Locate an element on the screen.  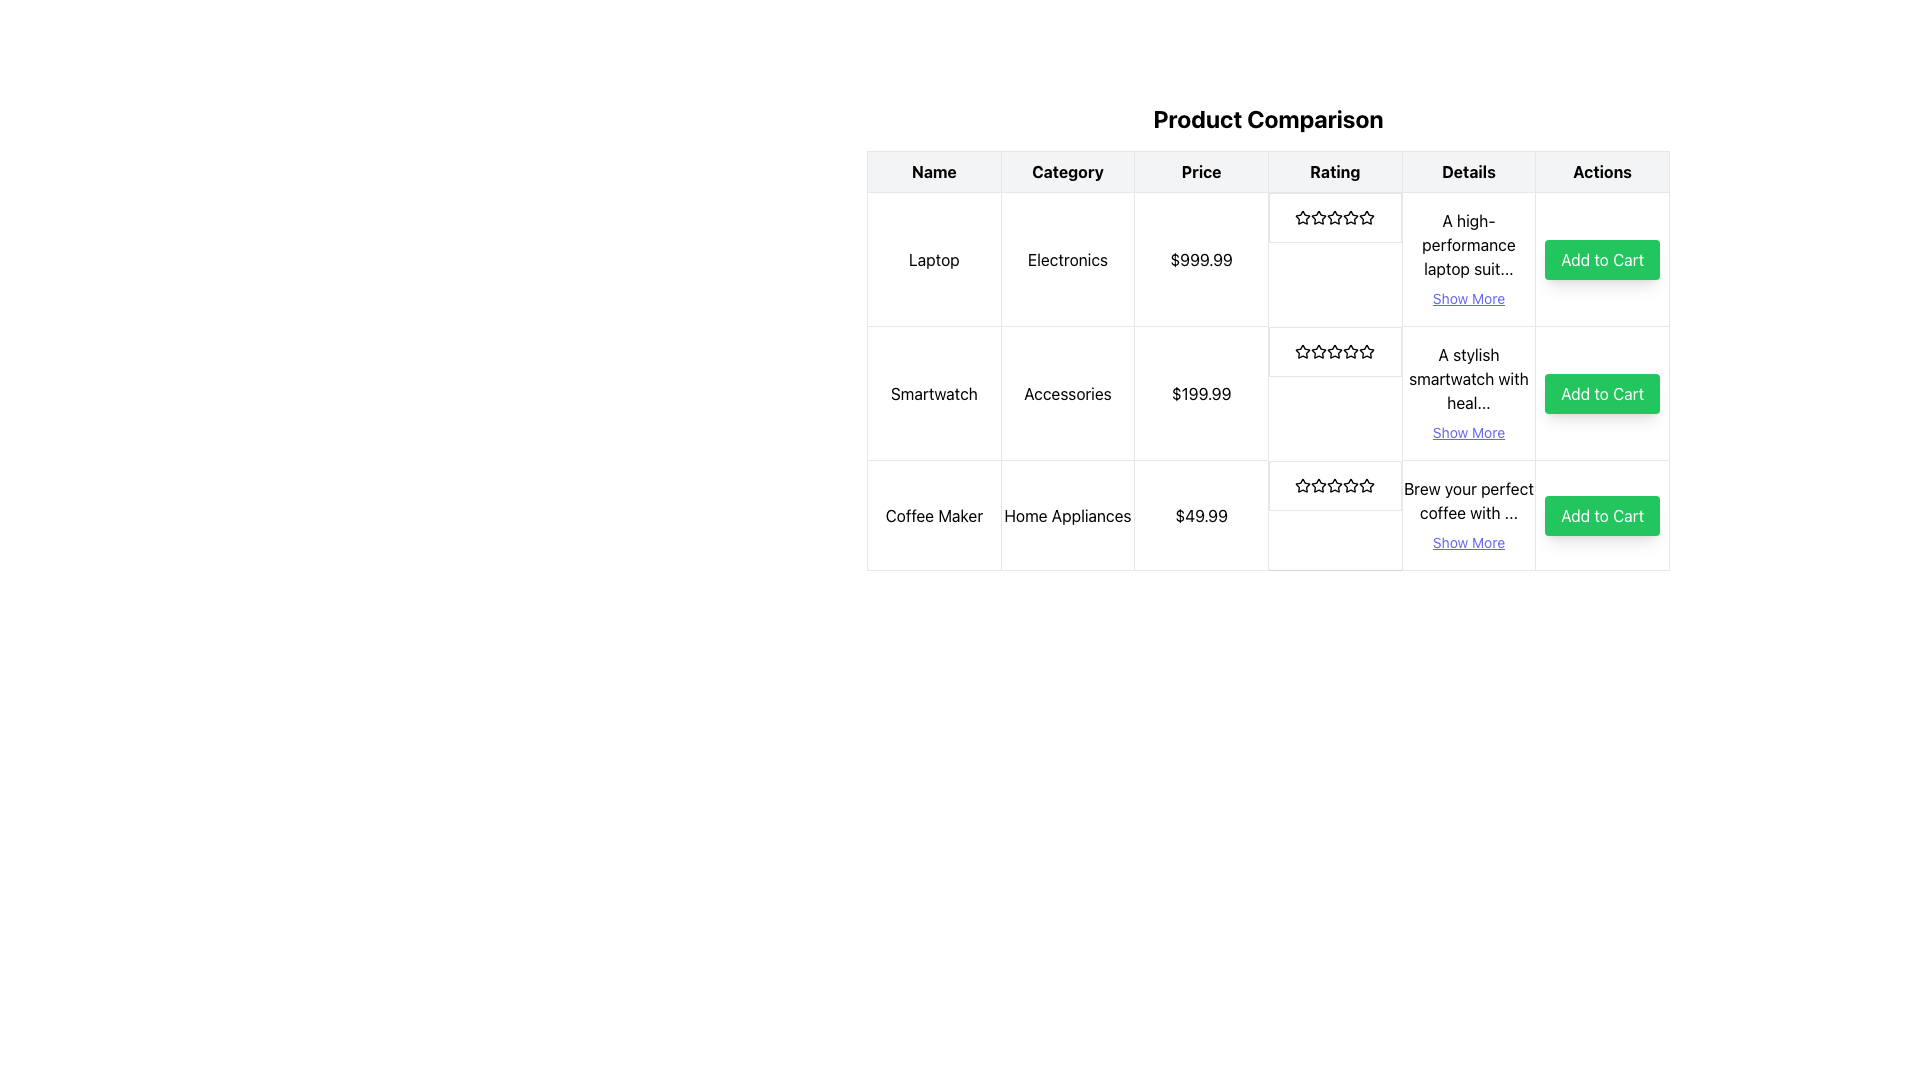
the green rectangular button labeled 'Add to Cart' in the last row of the product comparison table is located at coordinates (1602, 514).